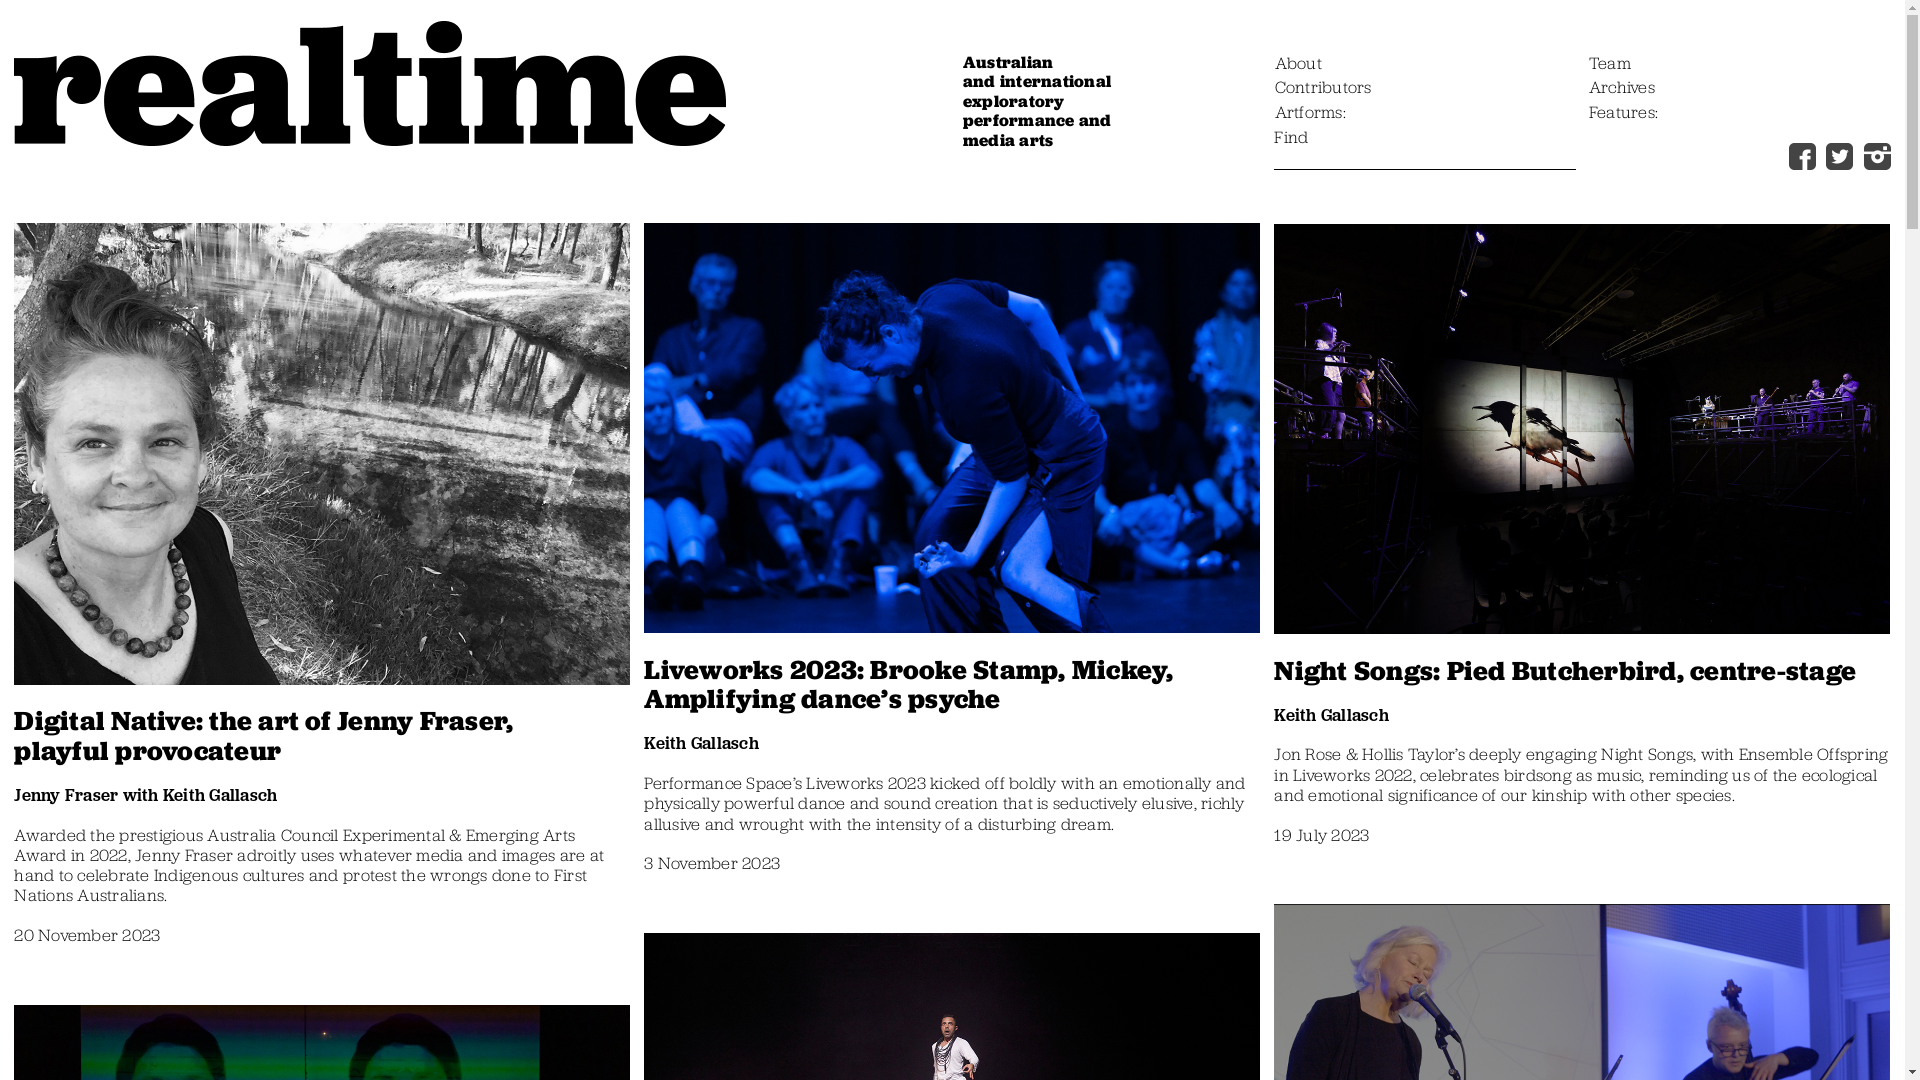  I want to click on 'About', so click(1274, 64).